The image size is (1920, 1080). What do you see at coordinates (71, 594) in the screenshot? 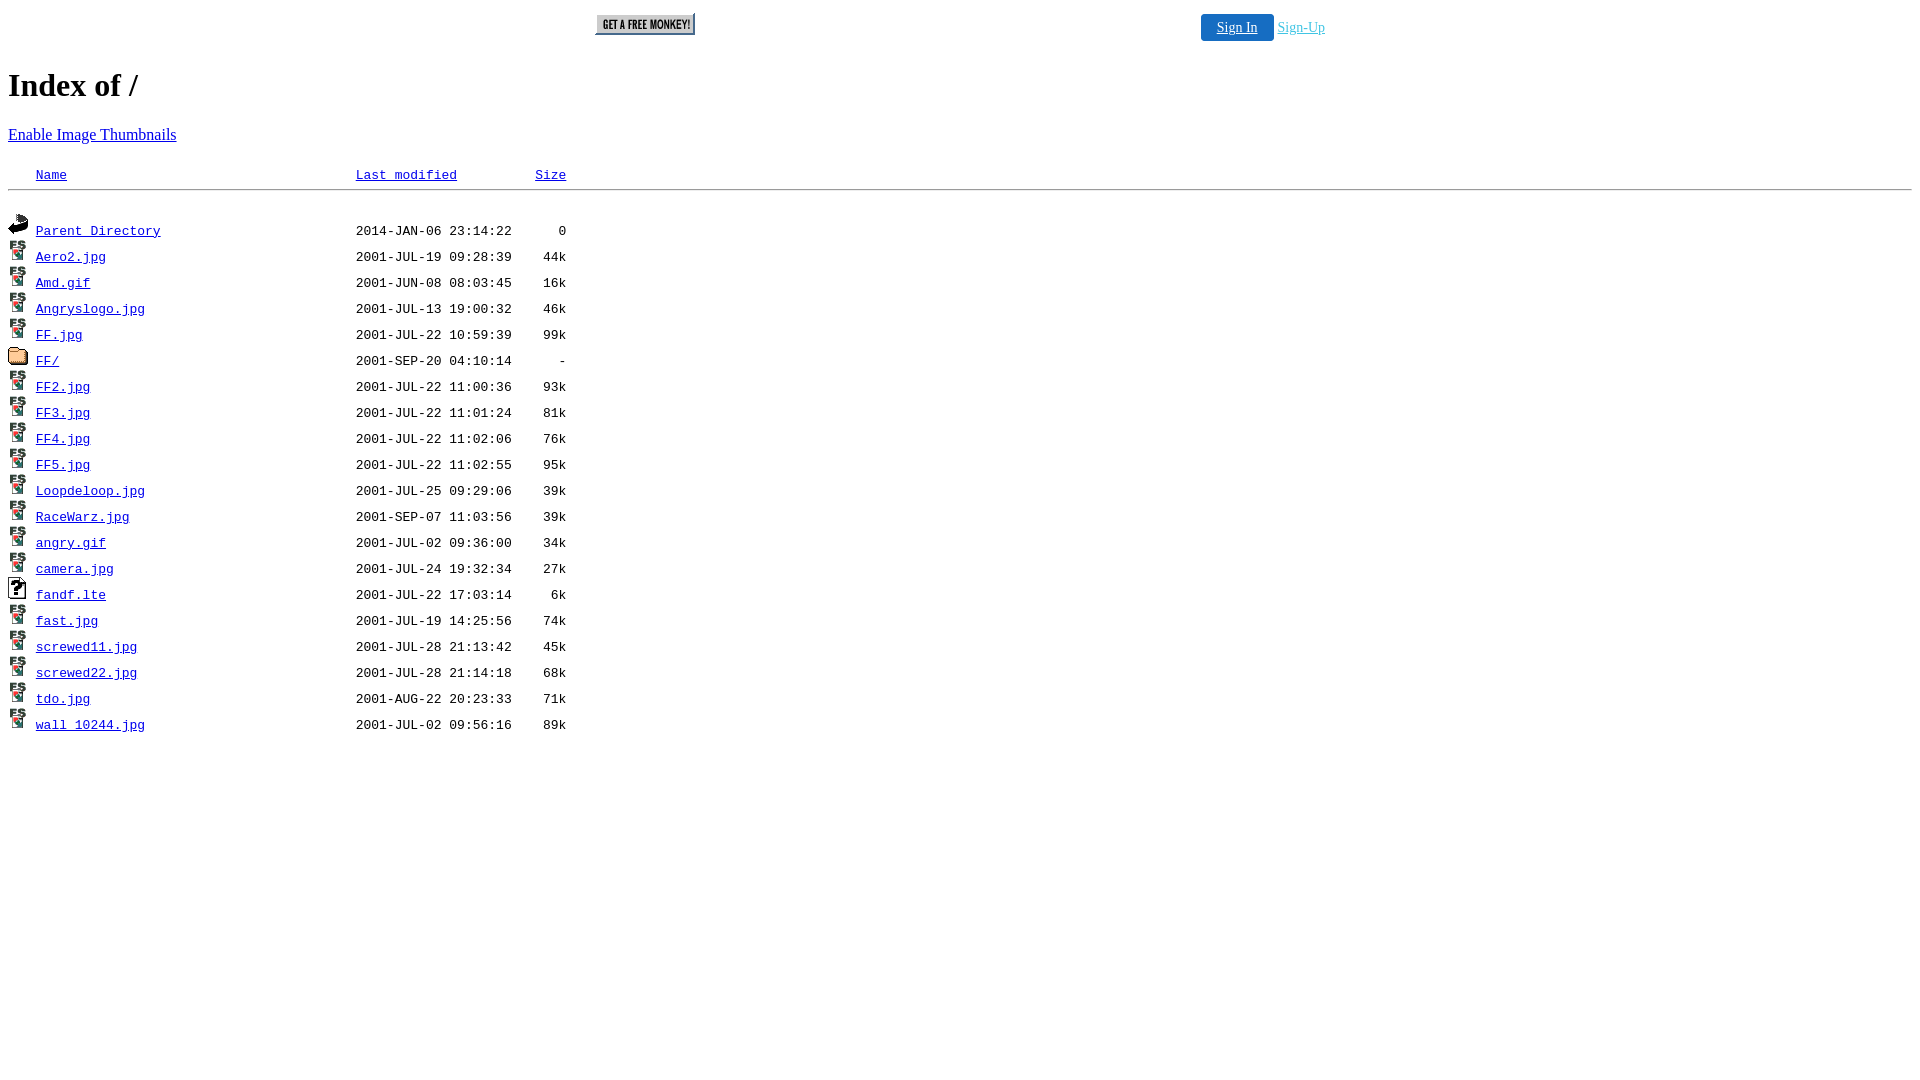
I see `'fandf.lte'` at bounding box center [71, 594].